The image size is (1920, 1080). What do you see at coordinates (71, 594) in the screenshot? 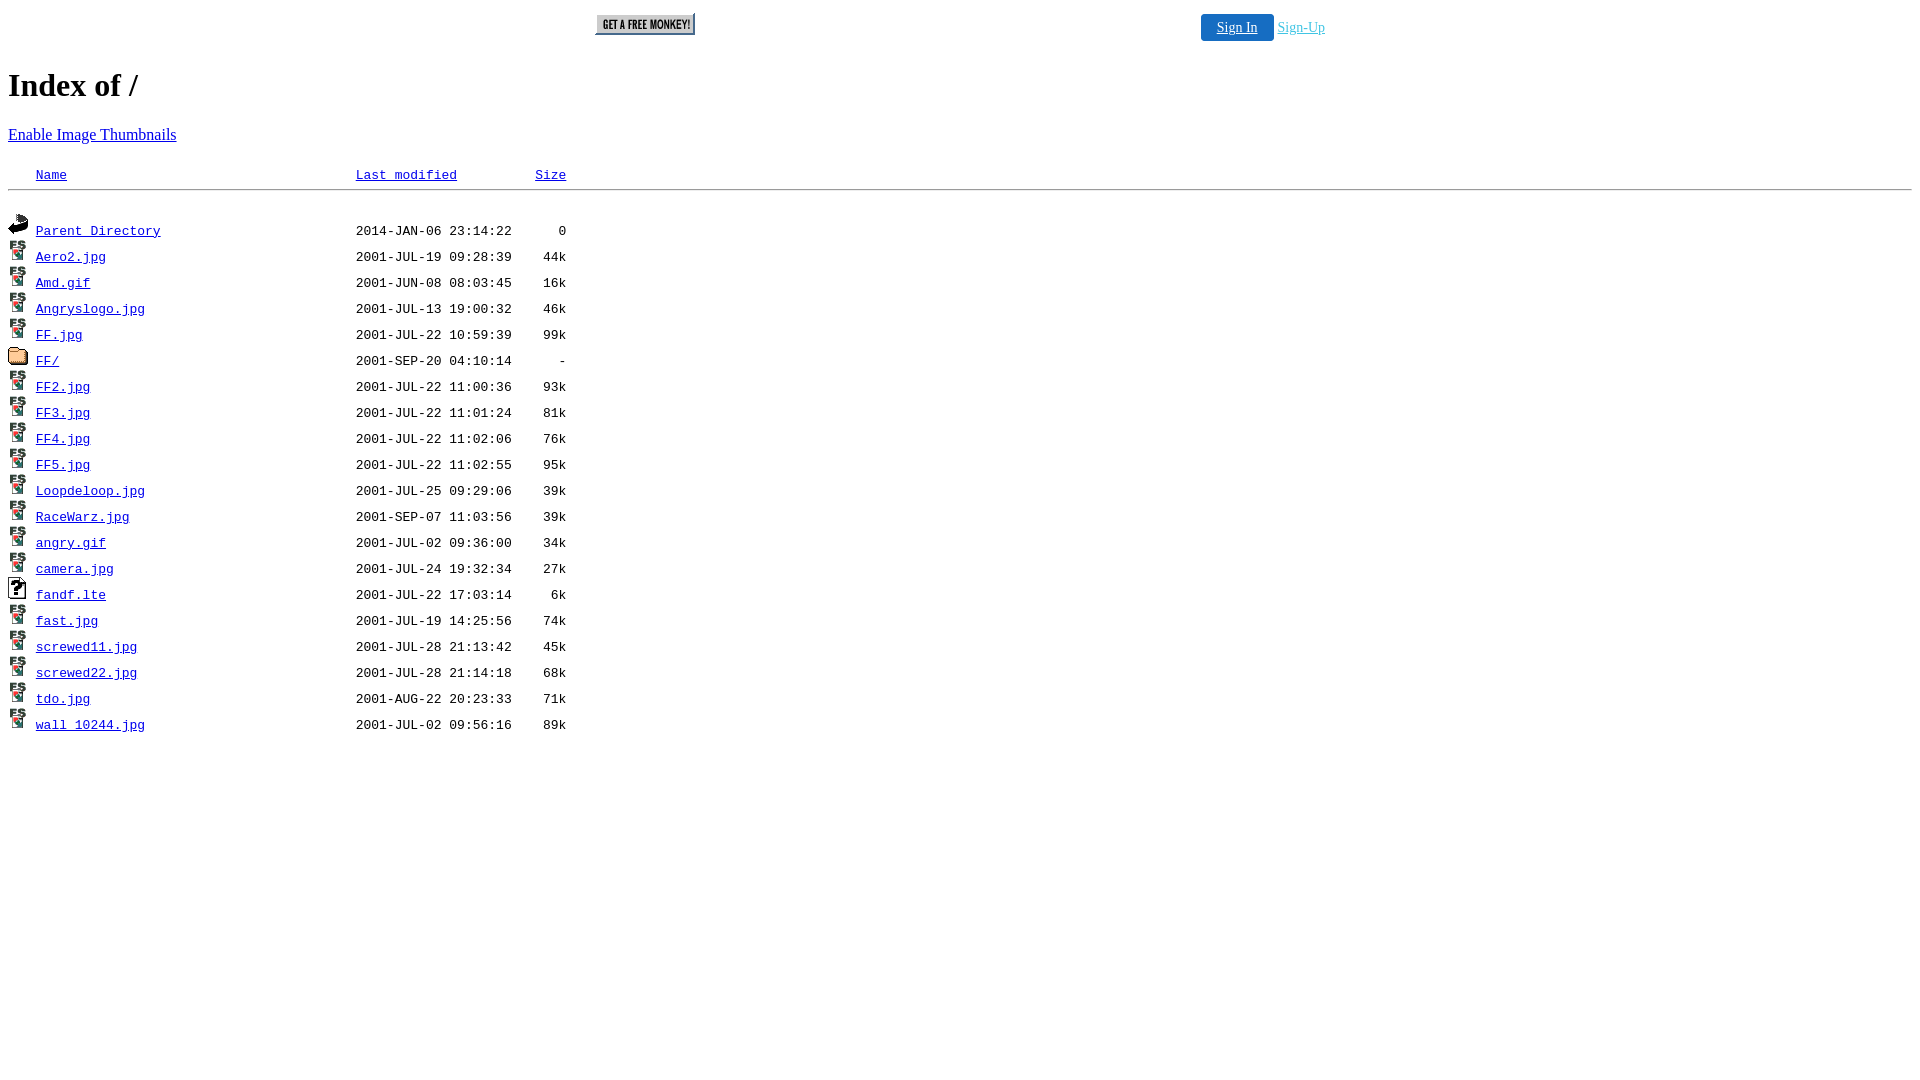
I see `'fandf.lte'` at bounding box center [71, 594].